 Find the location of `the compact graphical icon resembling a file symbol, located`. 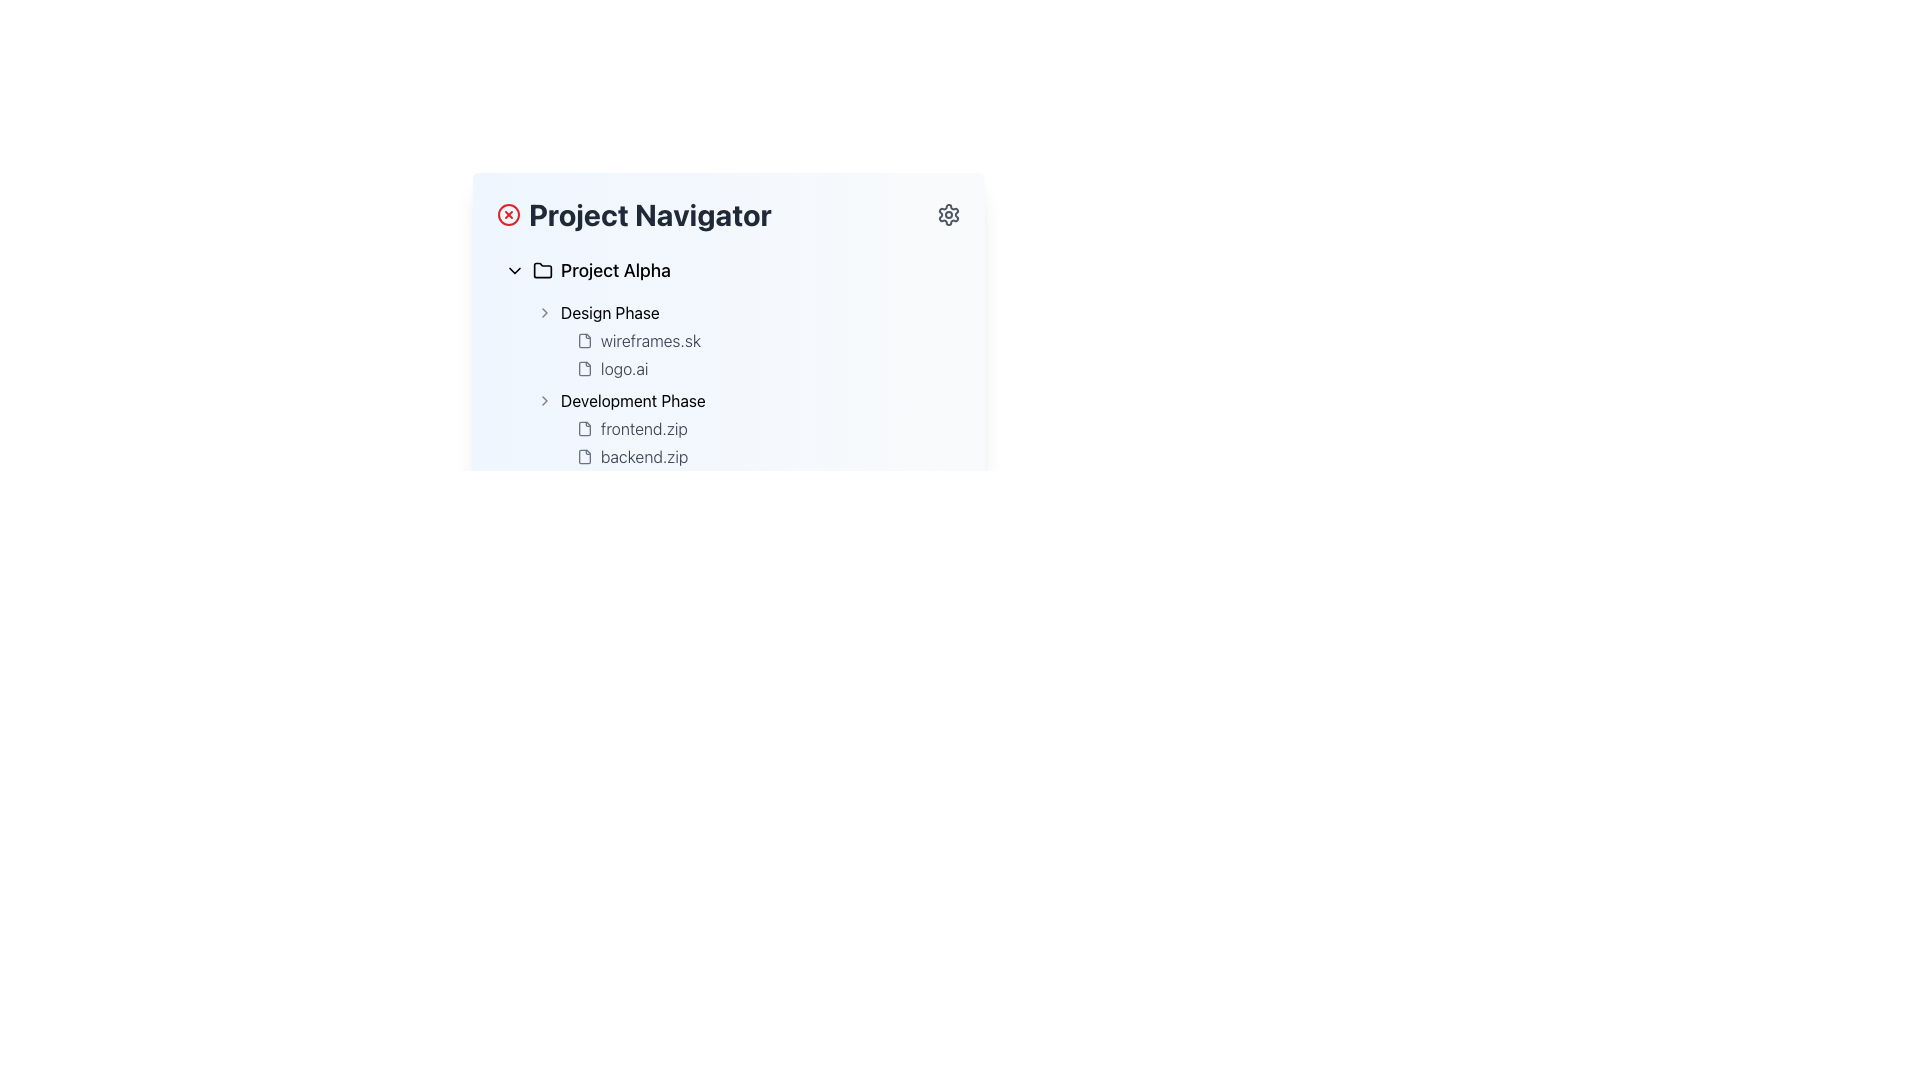

the compact graphical icon resembling a file symbol, located is located at coordinates (584, 369).